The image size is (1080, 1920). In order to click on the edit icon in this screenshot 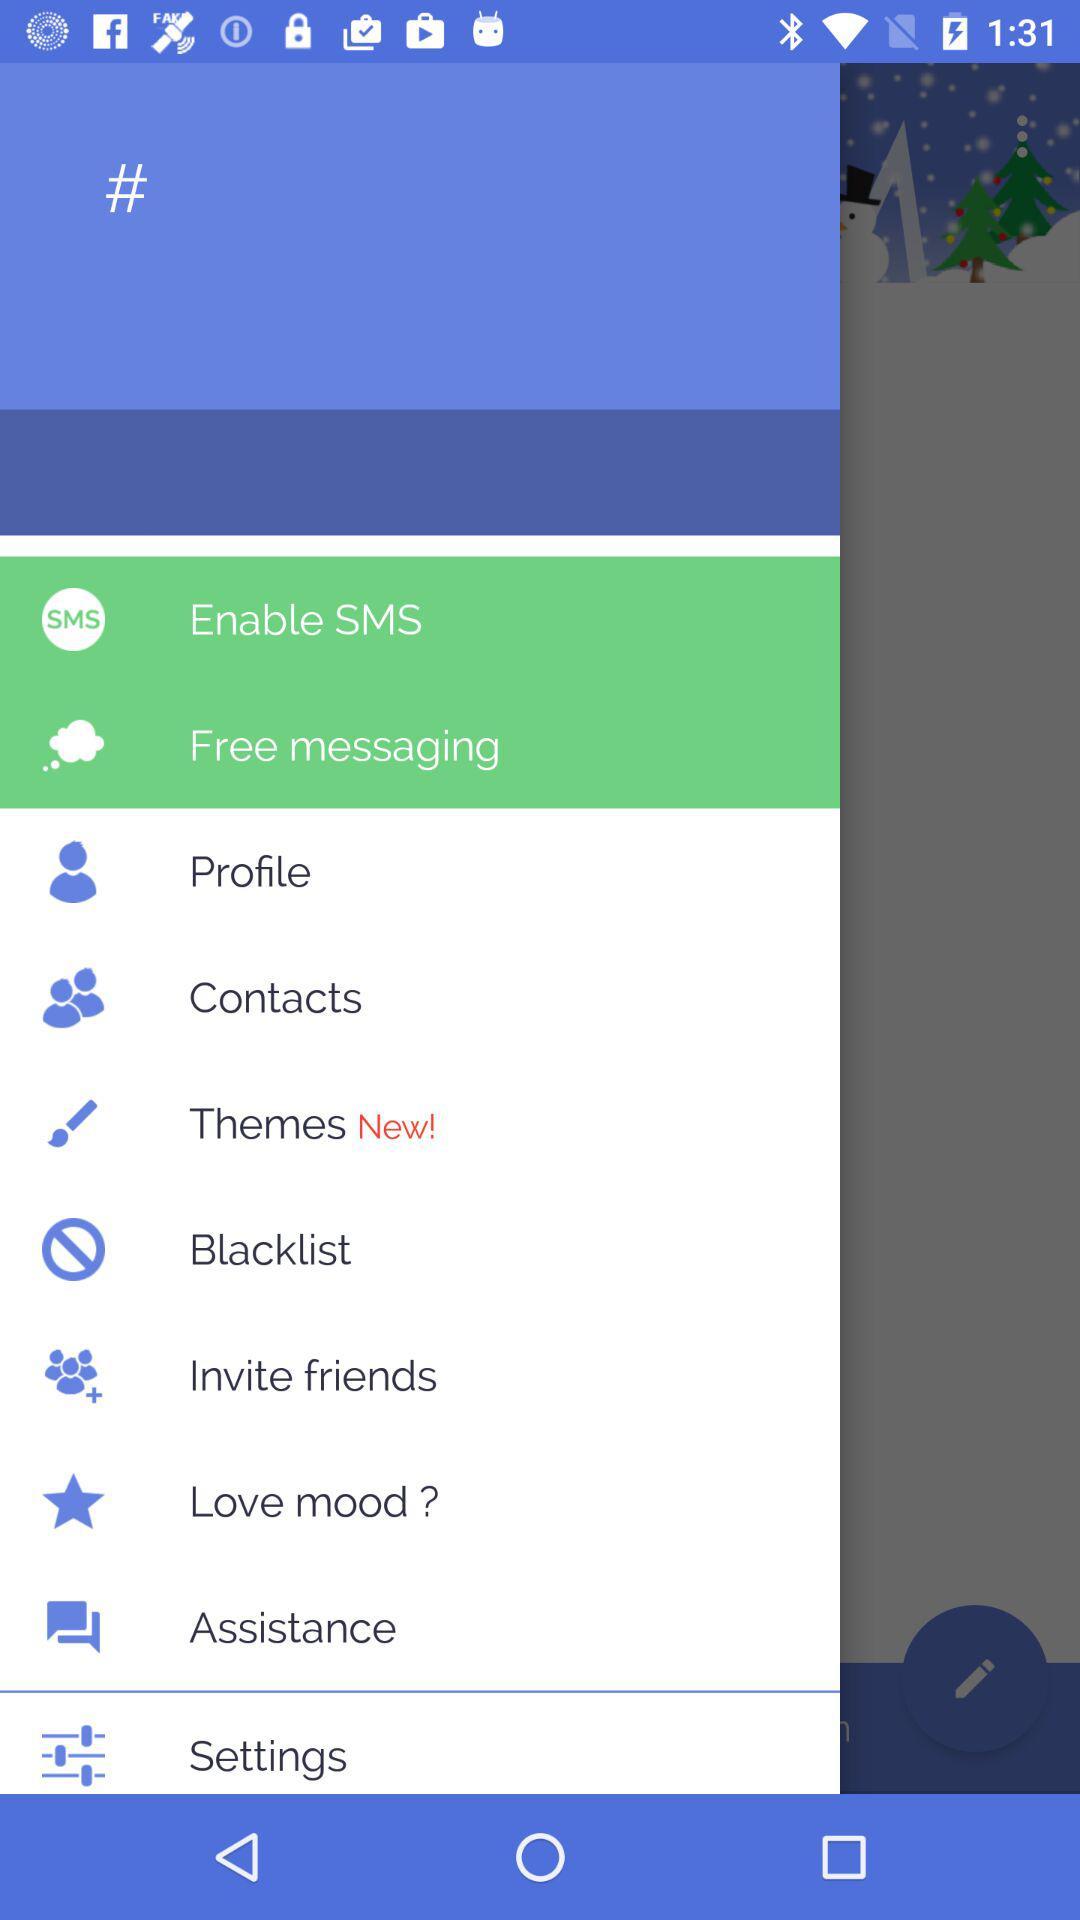, I will do `click(974, 1678)`.